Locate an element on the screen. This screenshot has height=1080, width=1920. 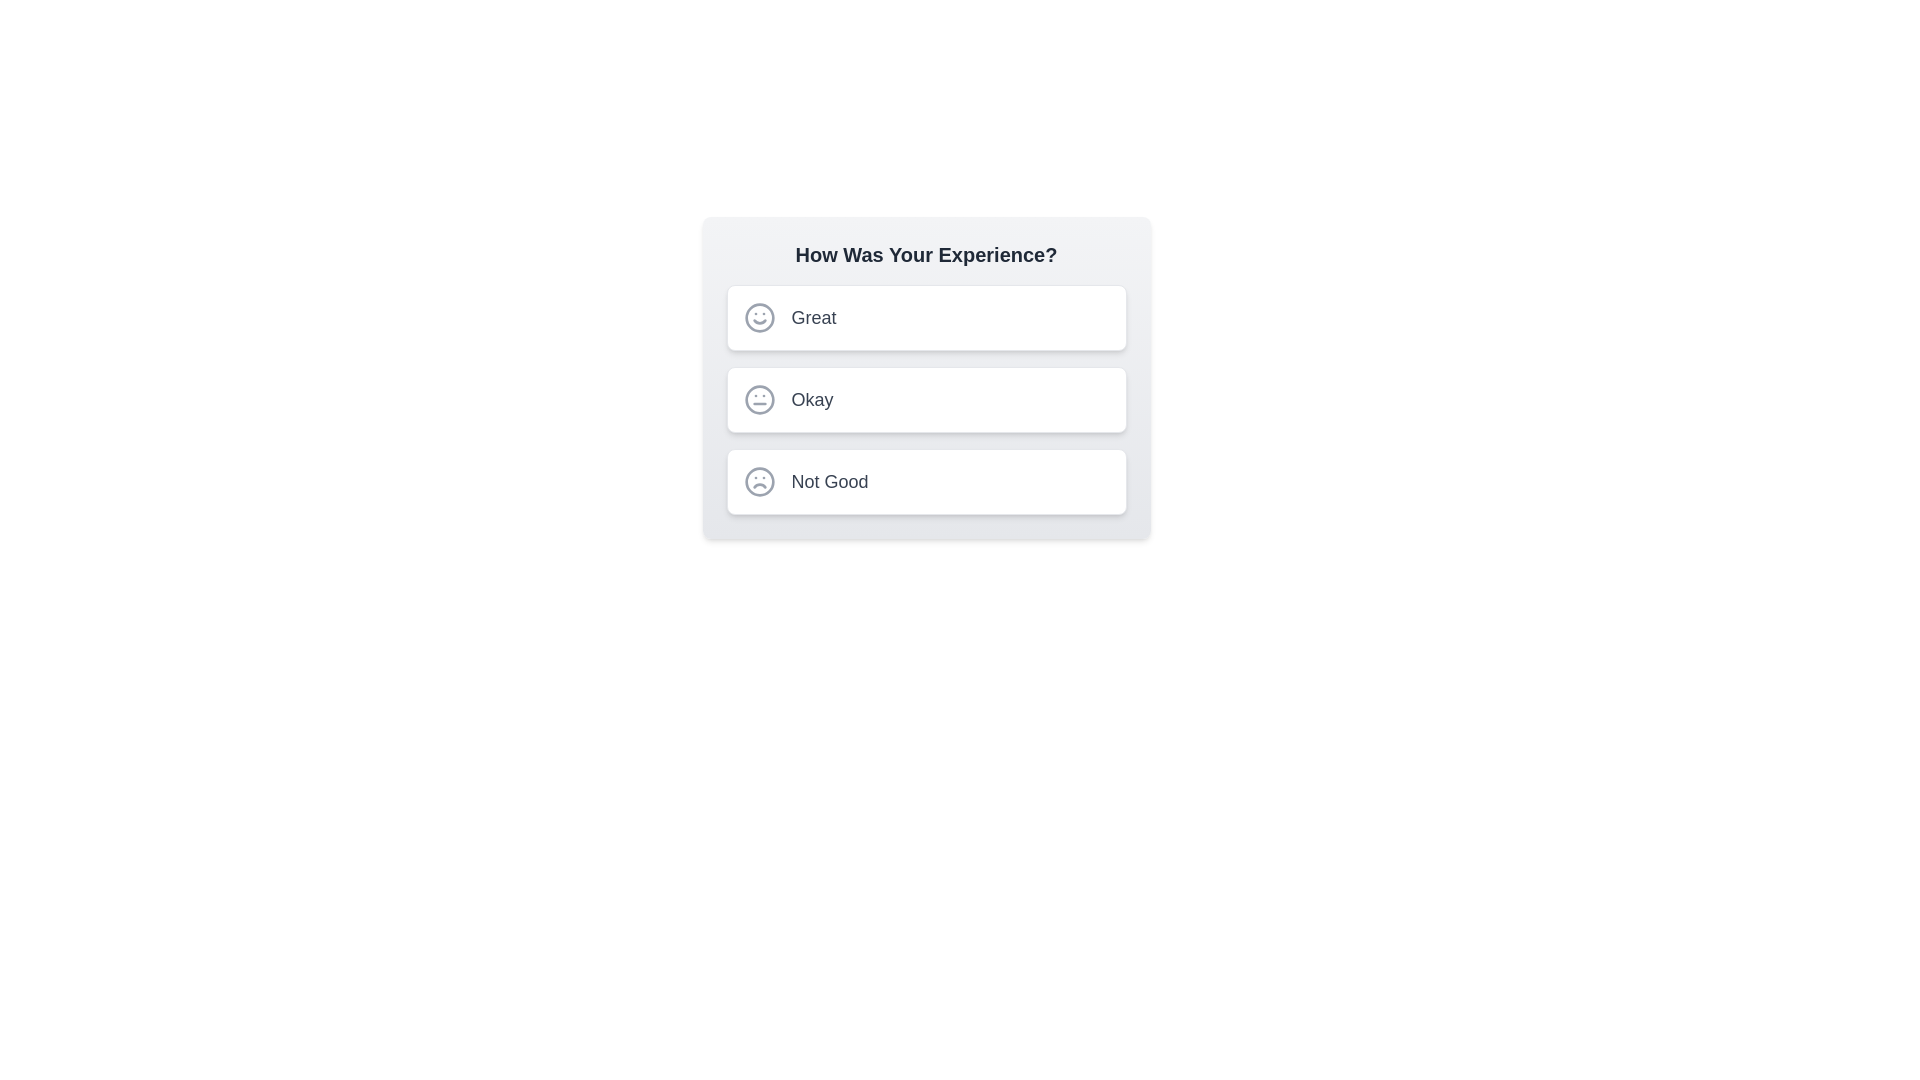
the Icon (neutral face) representing the 'Okay' feedback option, which is the primary circular feature in the second feedback option is located at coordinates (758, 400).